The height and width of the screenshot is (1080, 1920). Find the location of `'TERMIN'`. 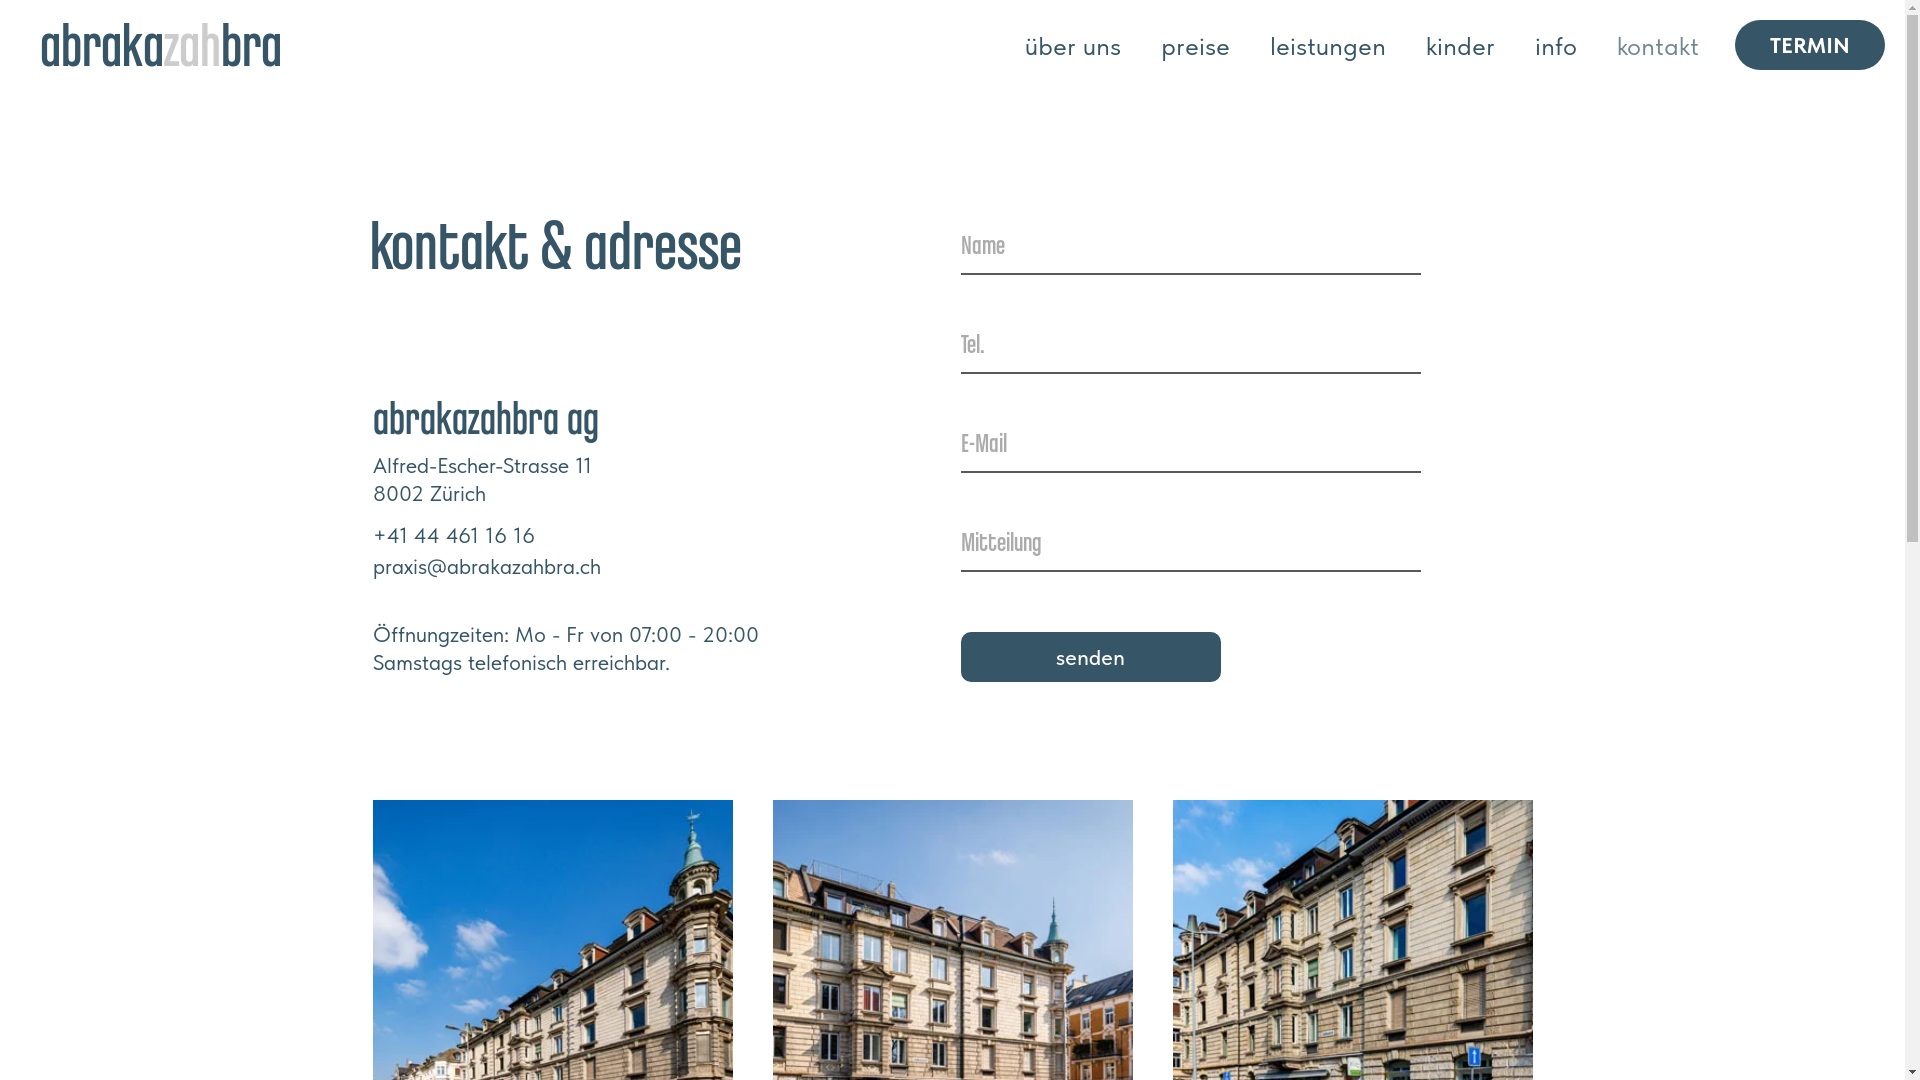

'TERMIN' is located at coordinates (1809, 43).